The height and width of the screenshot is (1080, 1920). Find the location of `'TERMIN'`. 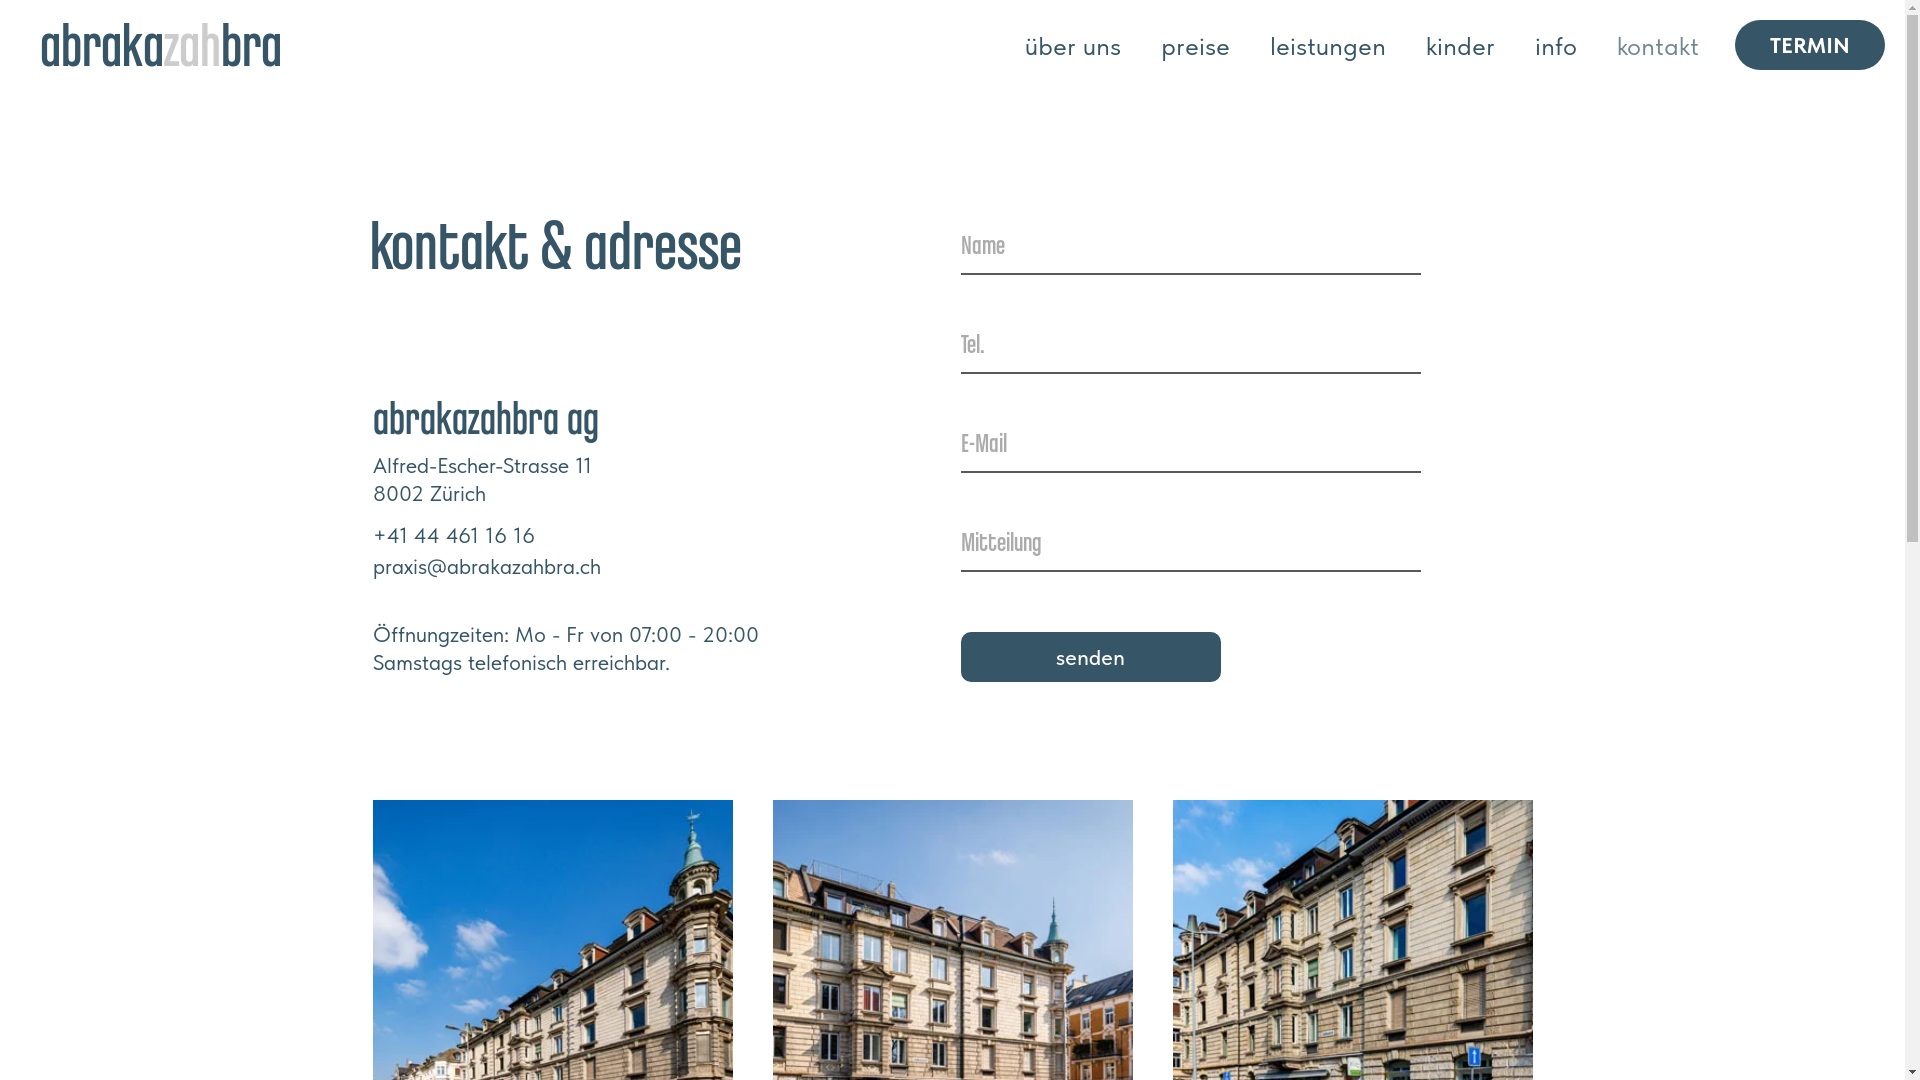

'TERMIN' is located at coordinates (1809, 43).